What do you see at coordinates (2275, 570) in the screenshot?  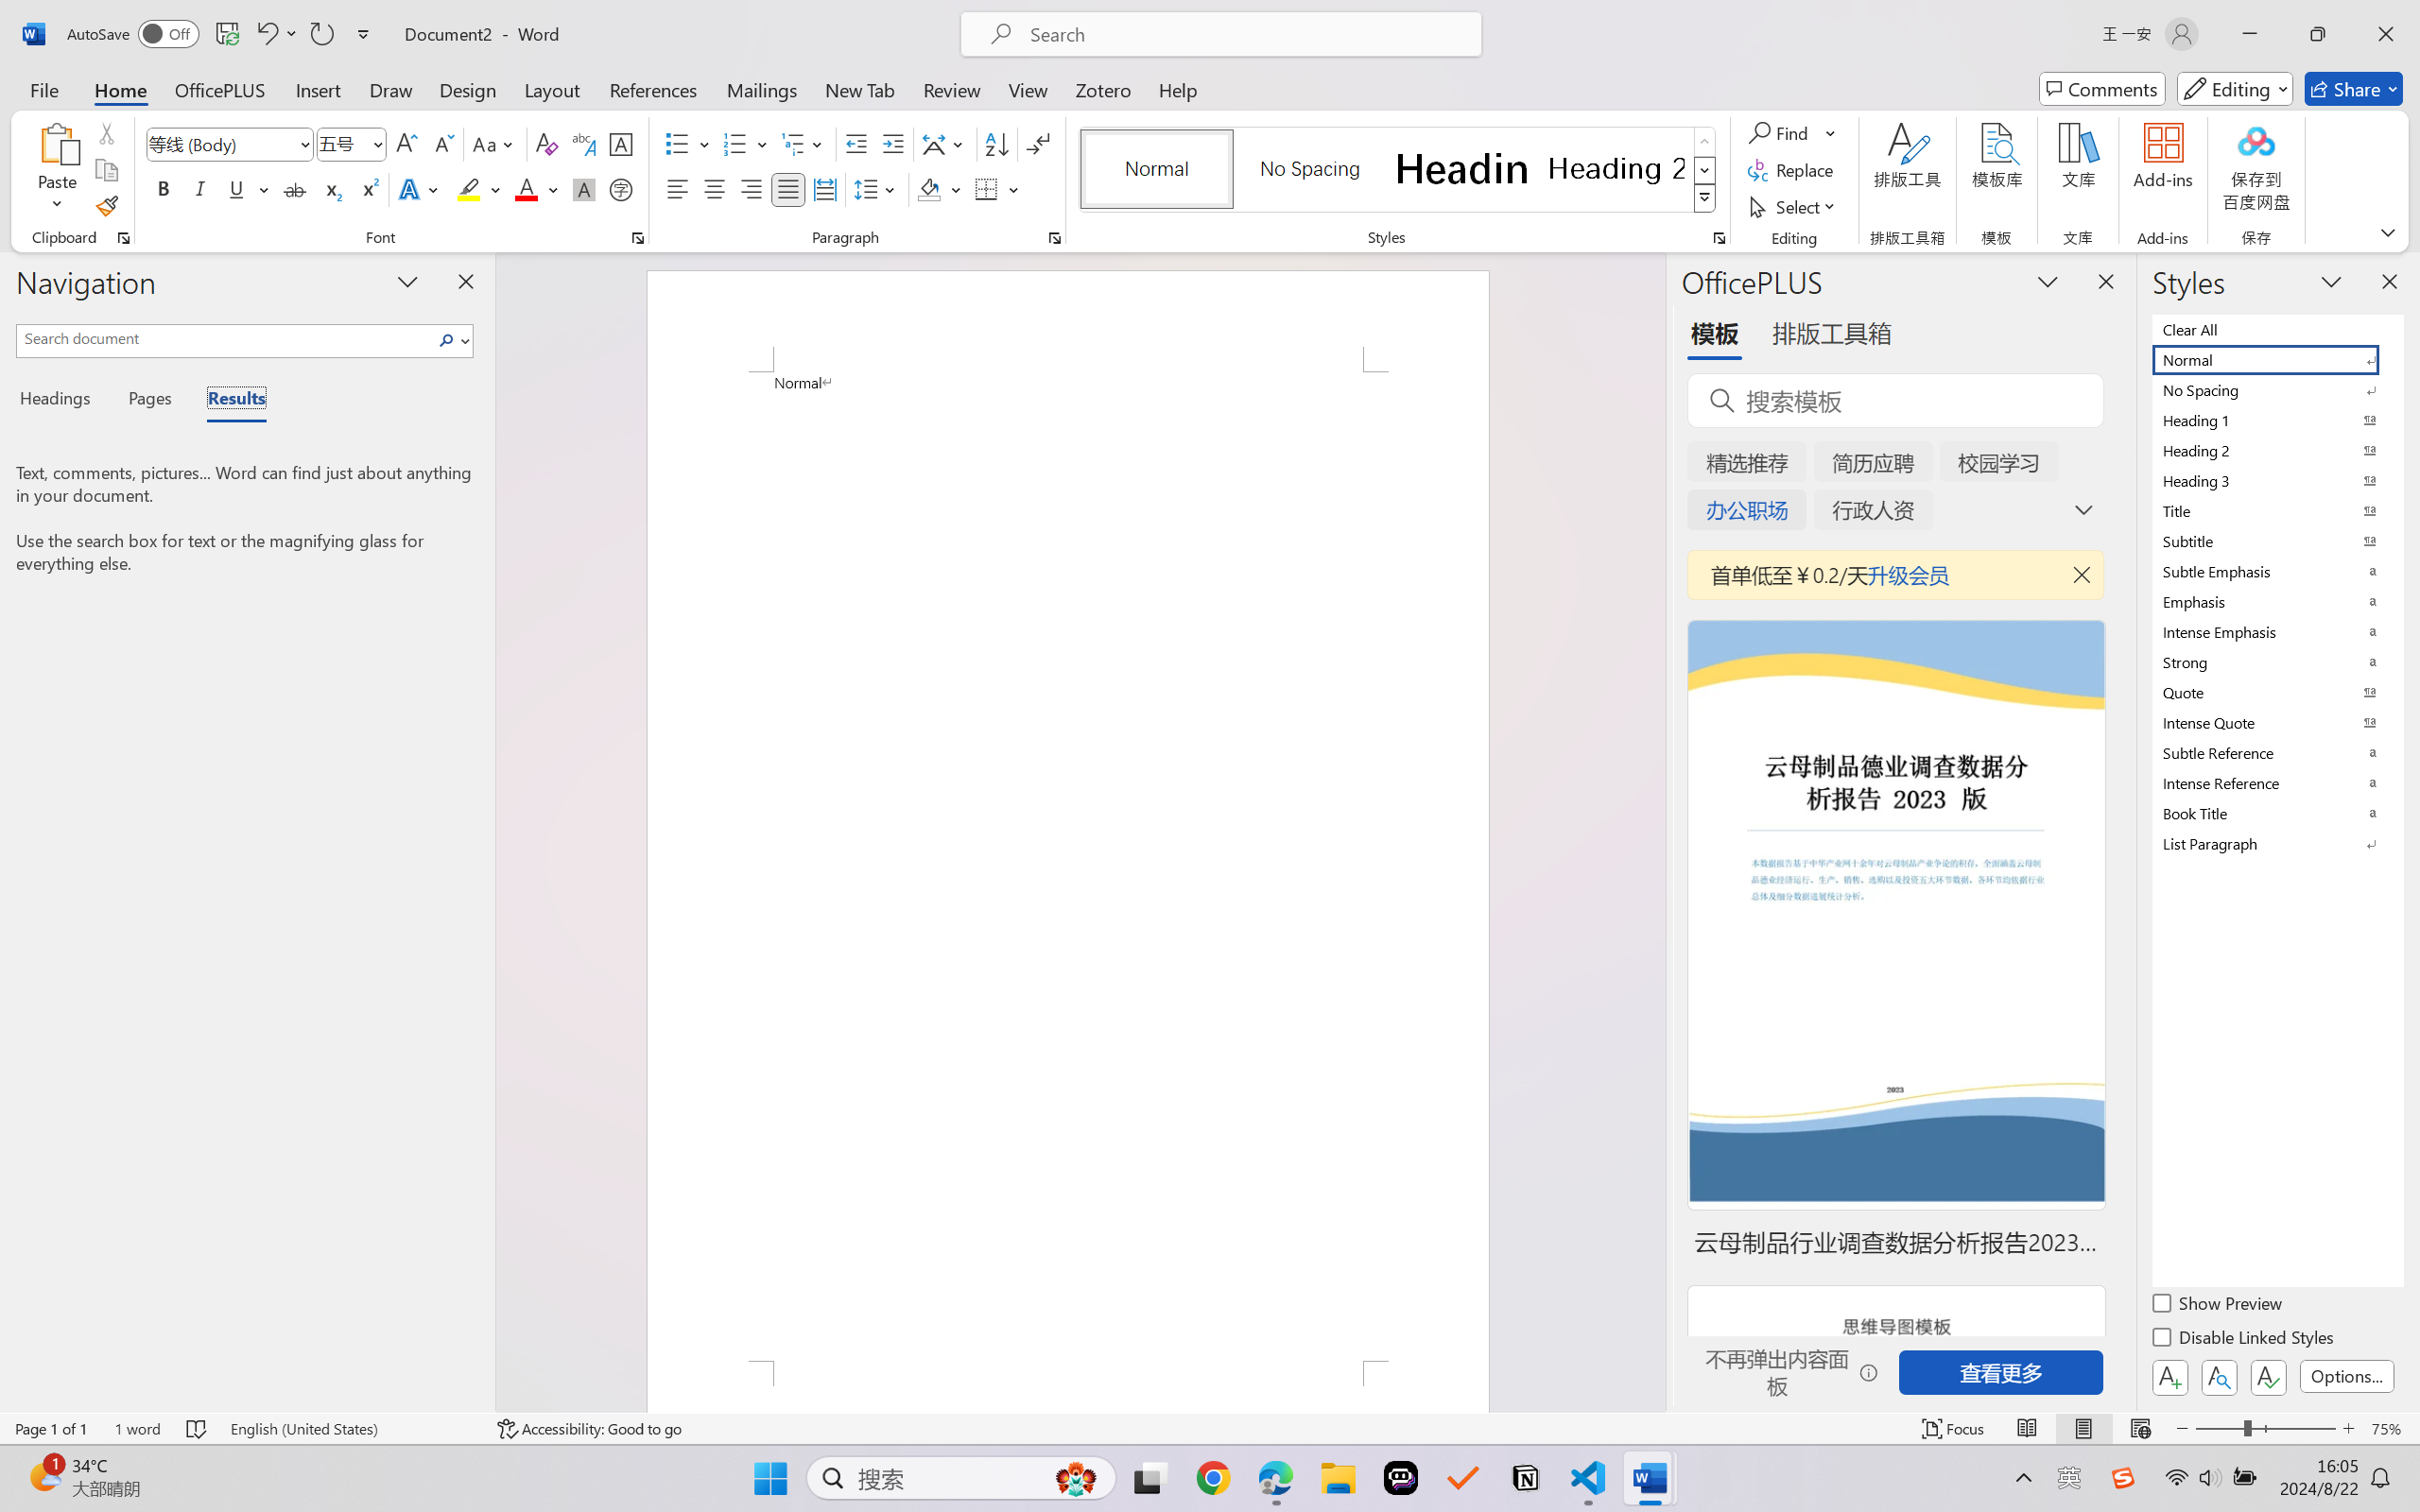 I see `'Subtle Emphasis'` at bounding box center [2275, 570].